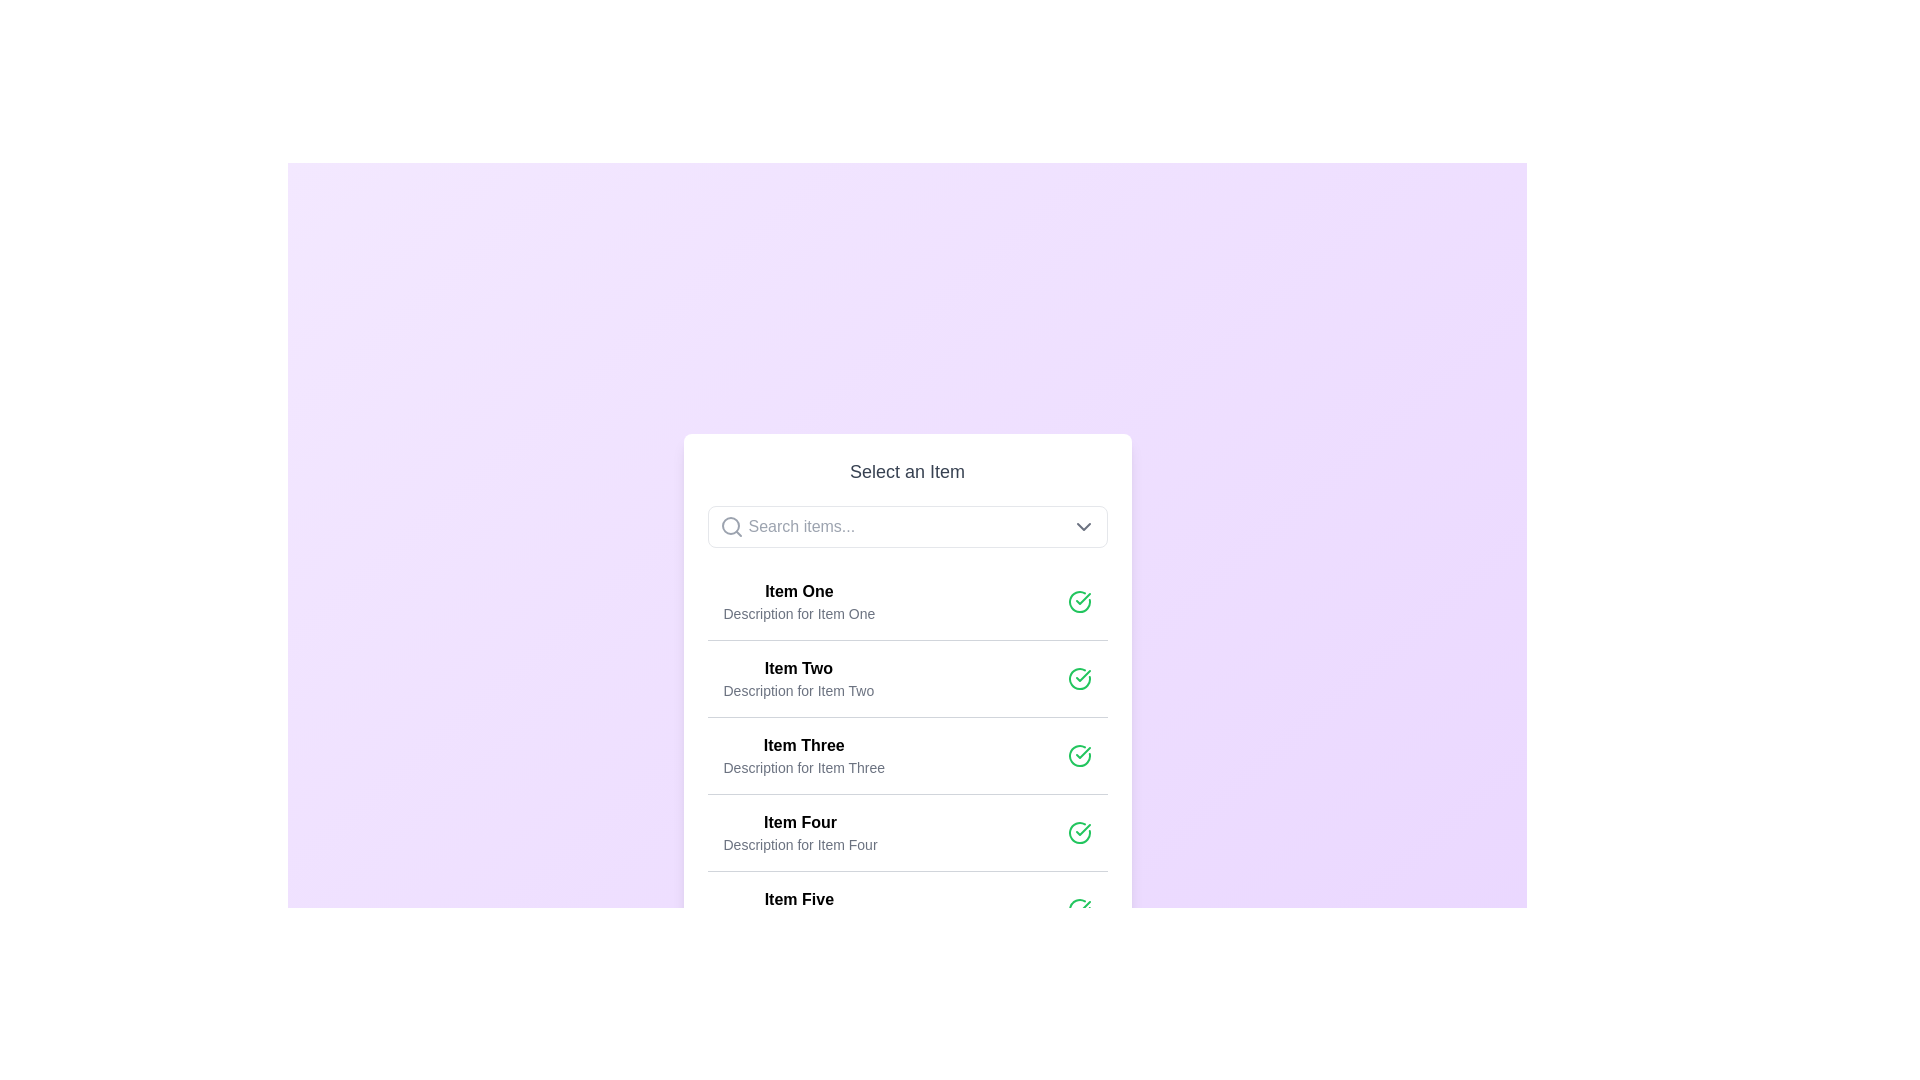  I want to click on the static text element providing additional detail related to 'Item Three', which is located directly below the bolded text 'Item Three' in a central modal, so click(804, 766).